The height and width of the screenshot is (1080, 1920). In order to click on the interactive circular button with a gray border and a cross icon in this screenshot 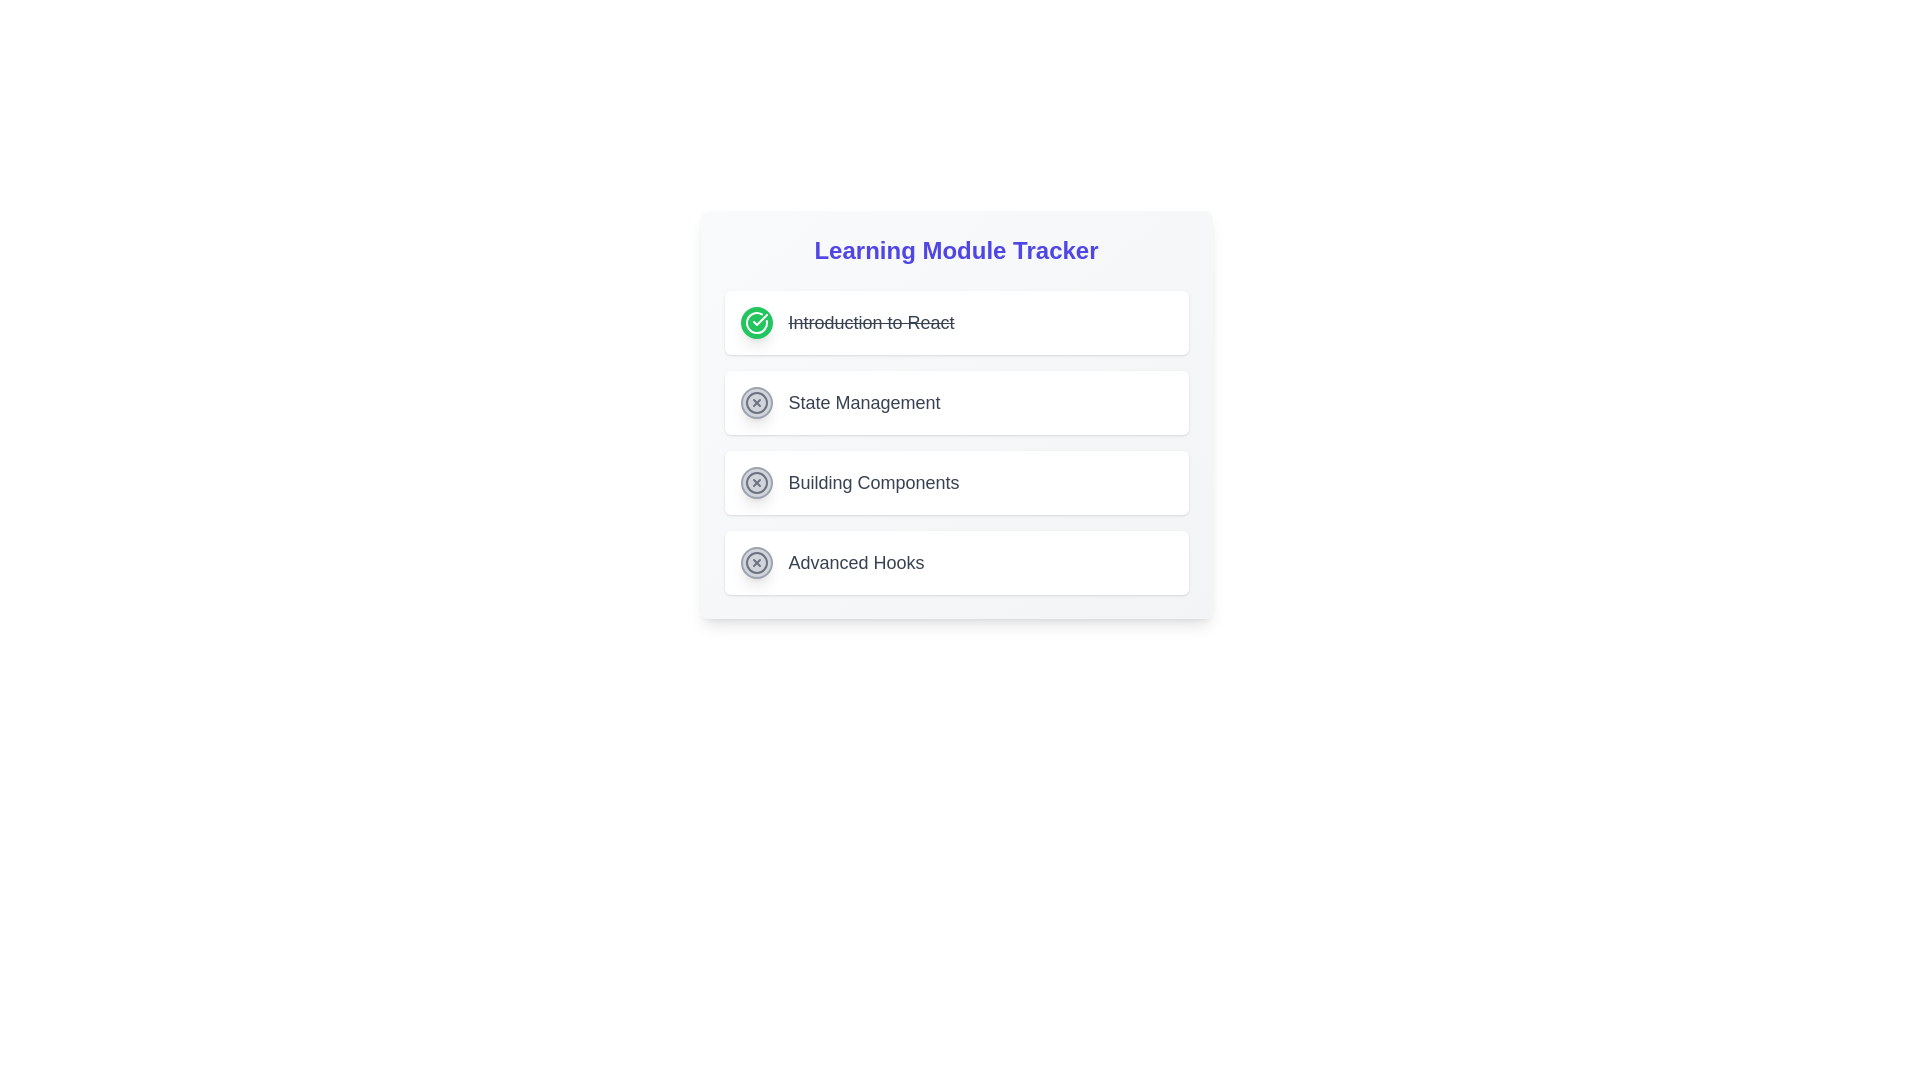, I will do `click(755, 482)`.